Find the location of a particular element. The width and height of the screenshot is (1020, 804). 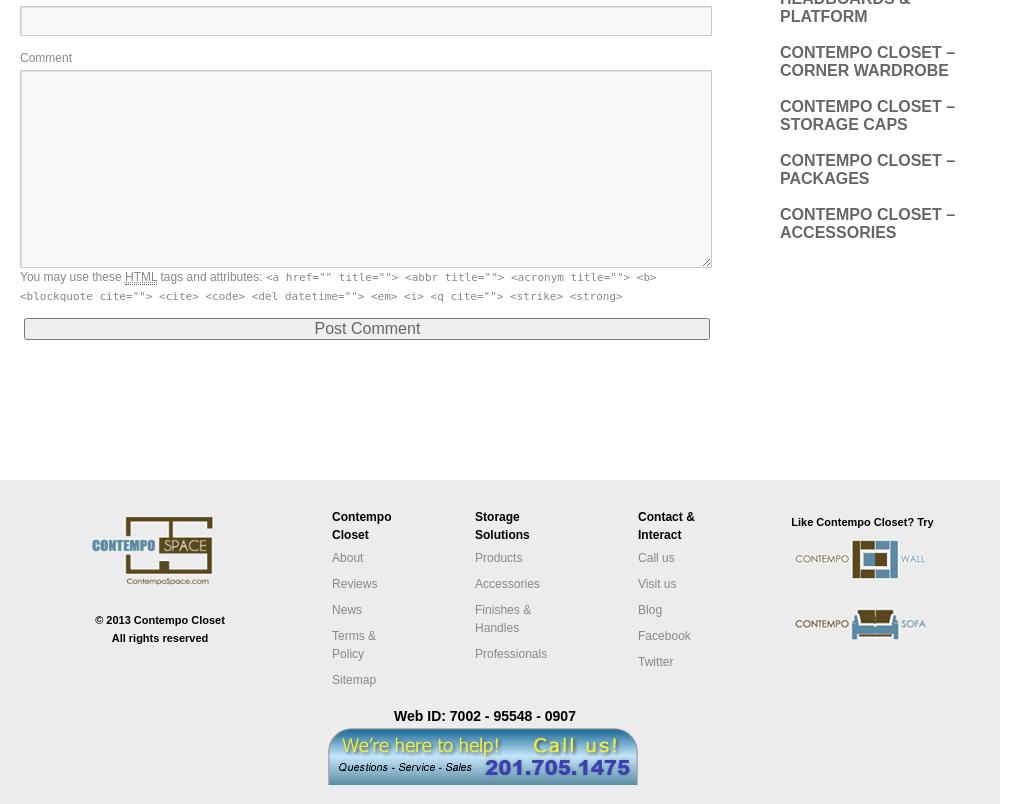

'Products' is located at coordinates (475, 556).